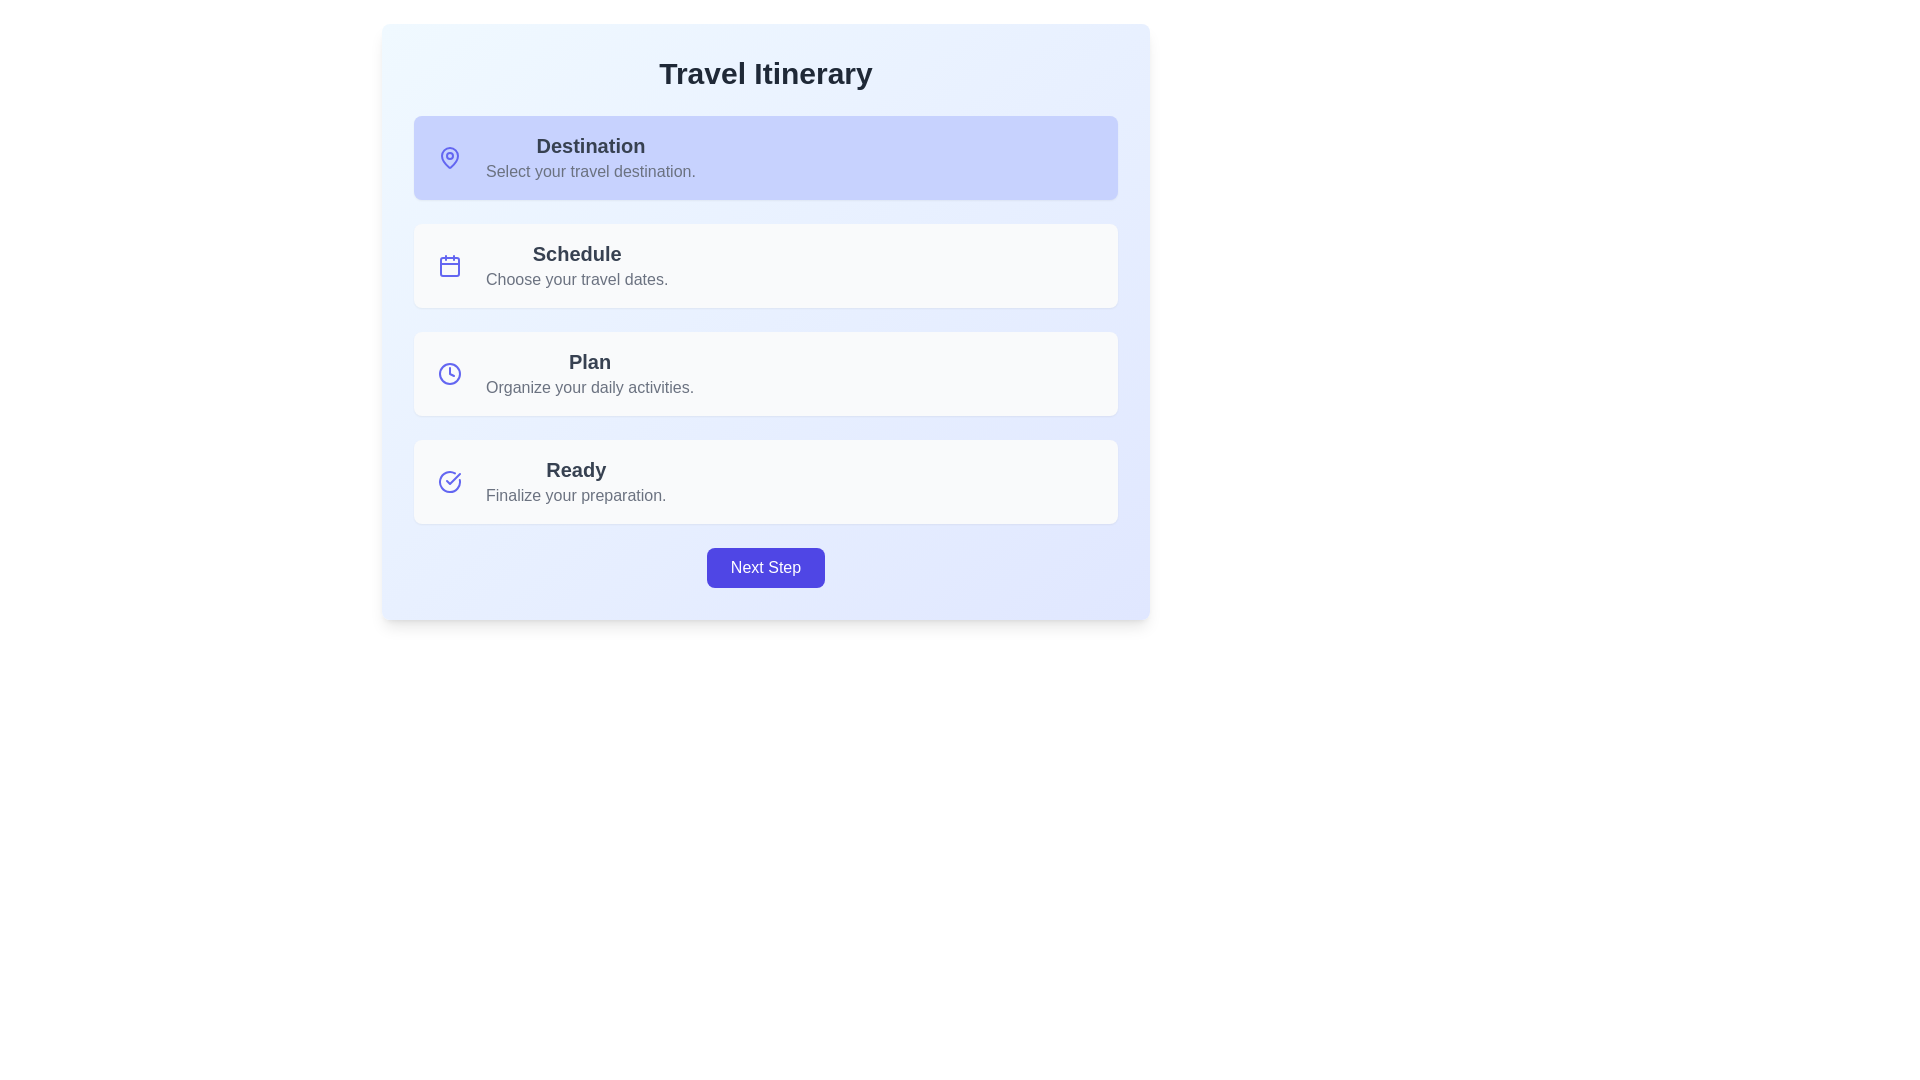 The image size is (1920, 1080). What do you see at coordinates (576, 253) in the screenshot?
I see `the 'Schedule' text label, which is styled in bold and large dark gray font, located in the second card just below the 'Destination' section` at bounding box center [576, 253].